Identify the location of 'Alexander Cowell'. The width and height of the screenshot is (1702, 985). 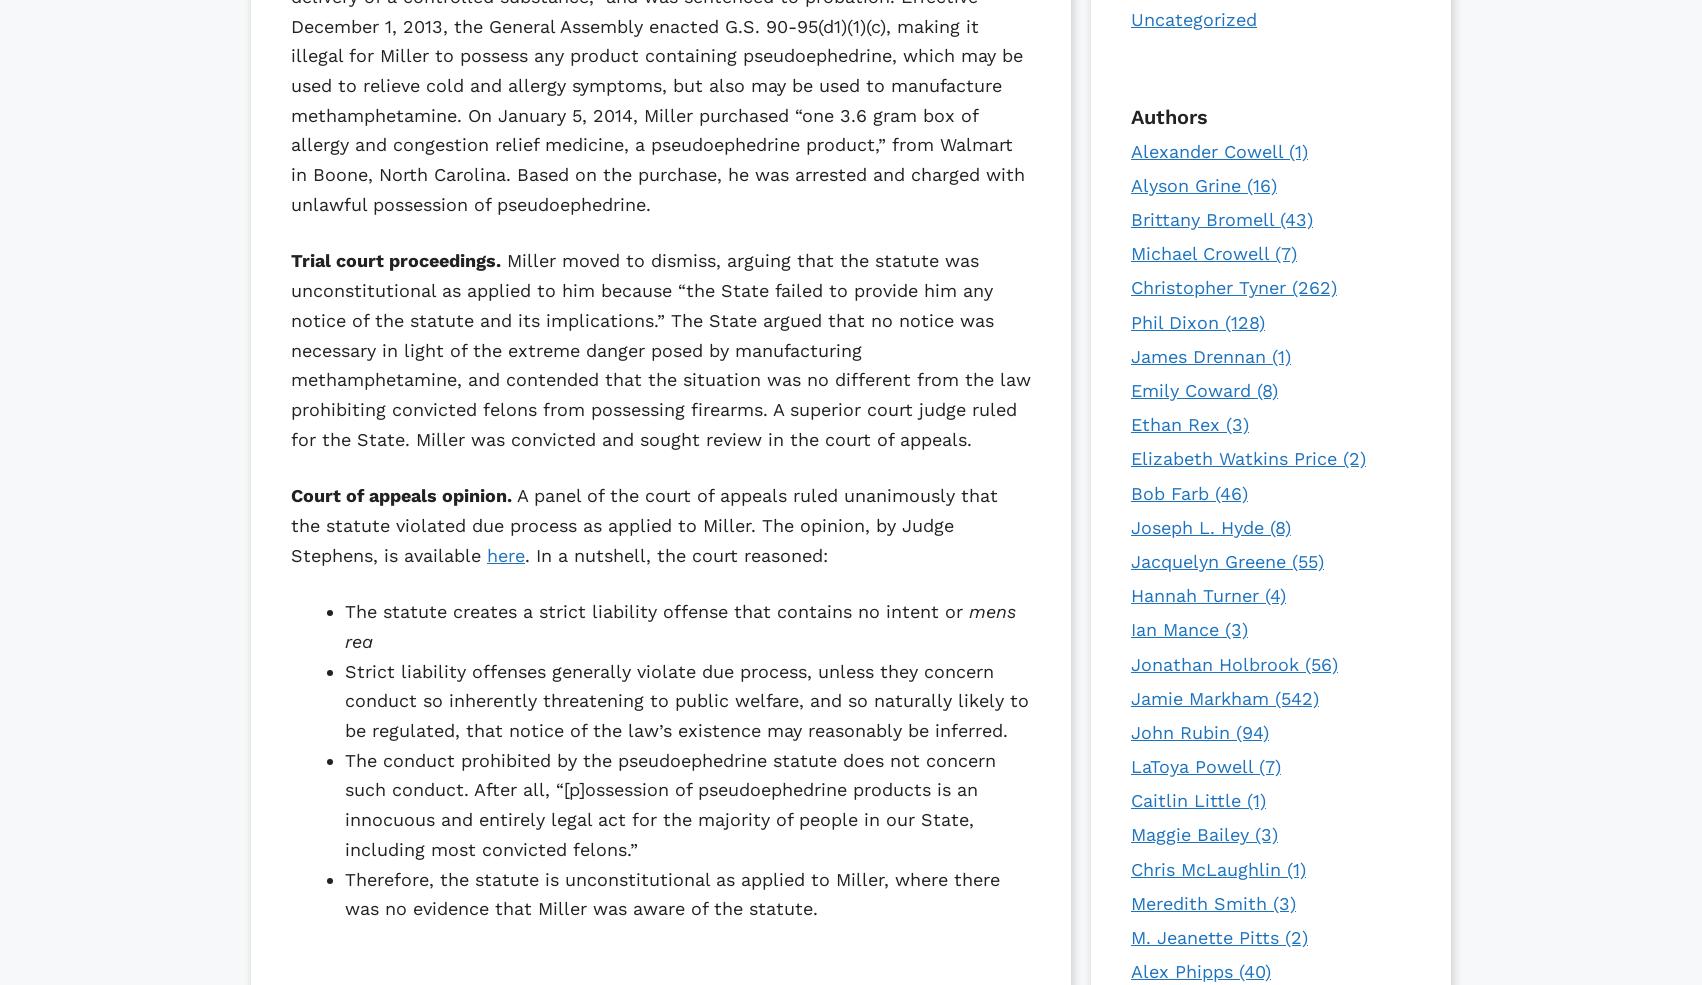
(1209, 150).